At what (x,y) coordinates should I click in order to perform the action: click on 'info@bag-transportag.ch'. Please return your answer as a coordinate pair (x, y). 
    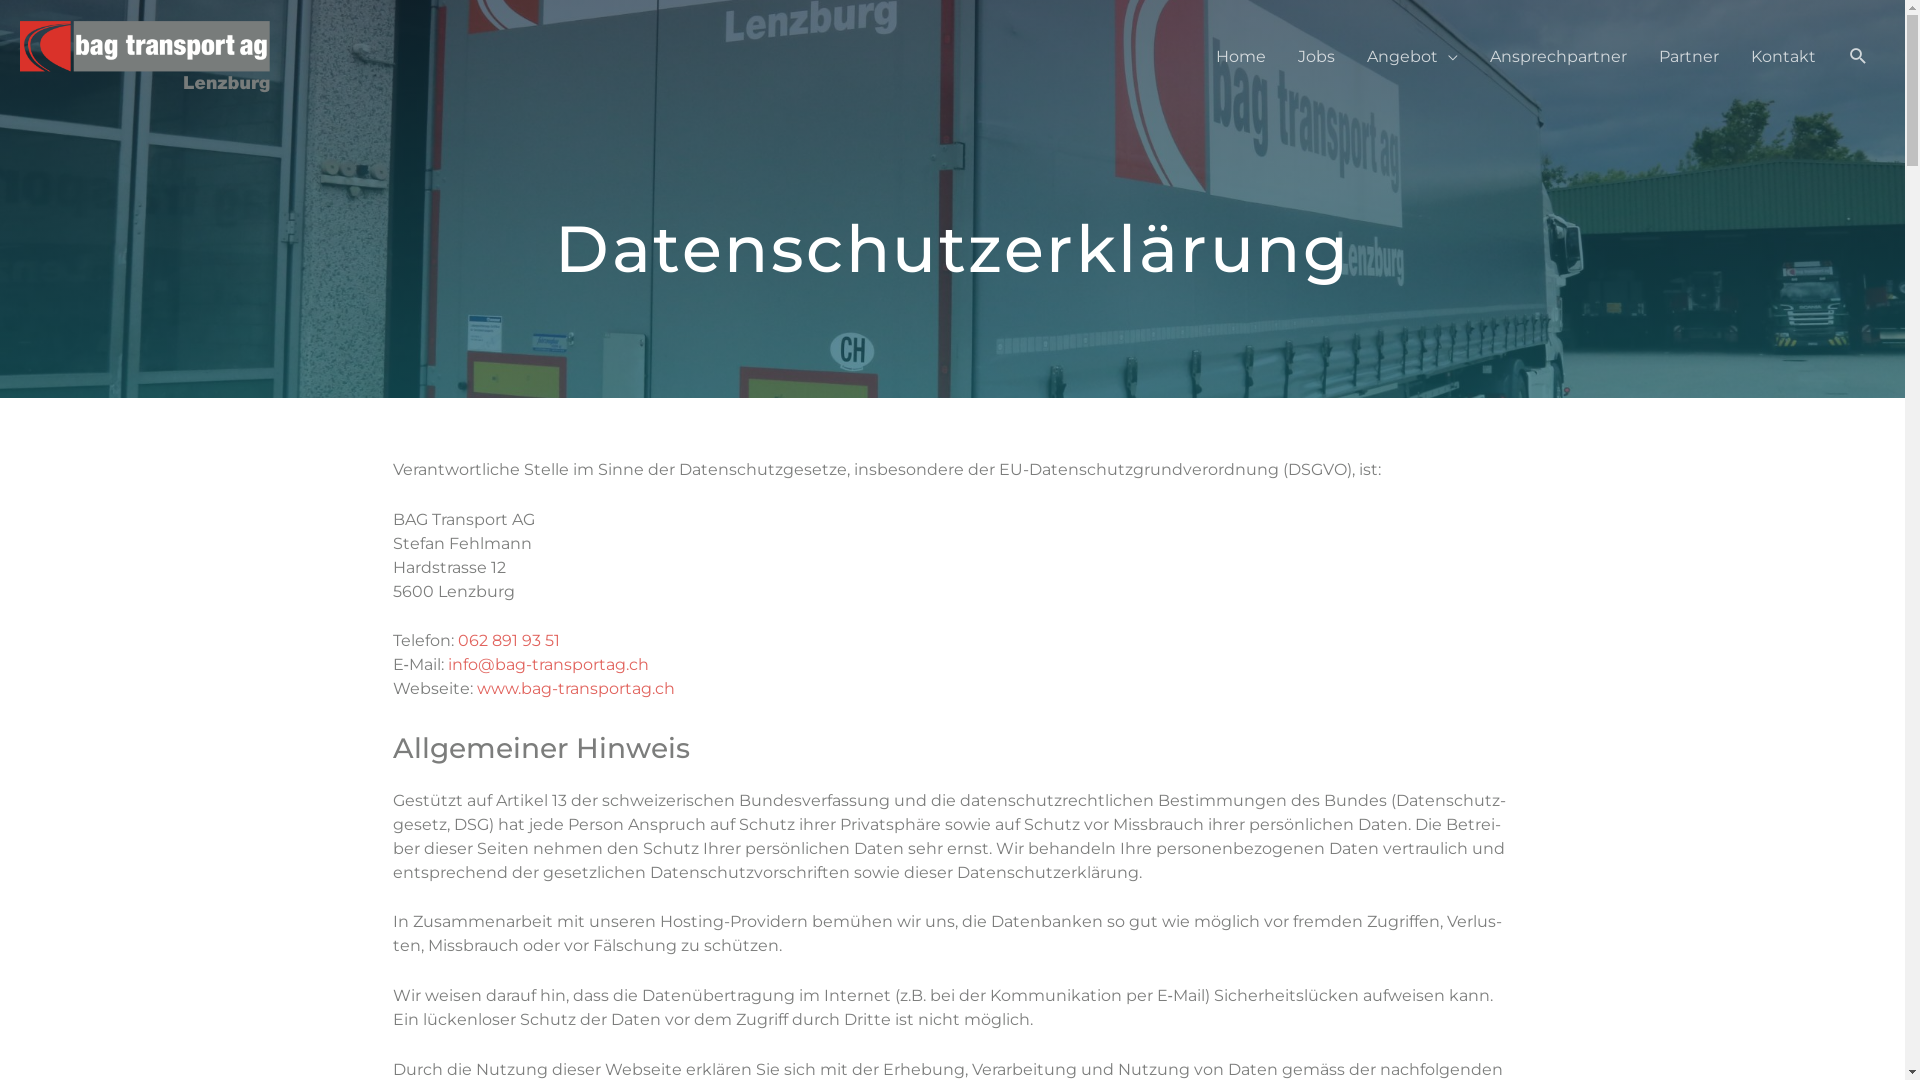
    Looking at the image, I should click on (548, 664).